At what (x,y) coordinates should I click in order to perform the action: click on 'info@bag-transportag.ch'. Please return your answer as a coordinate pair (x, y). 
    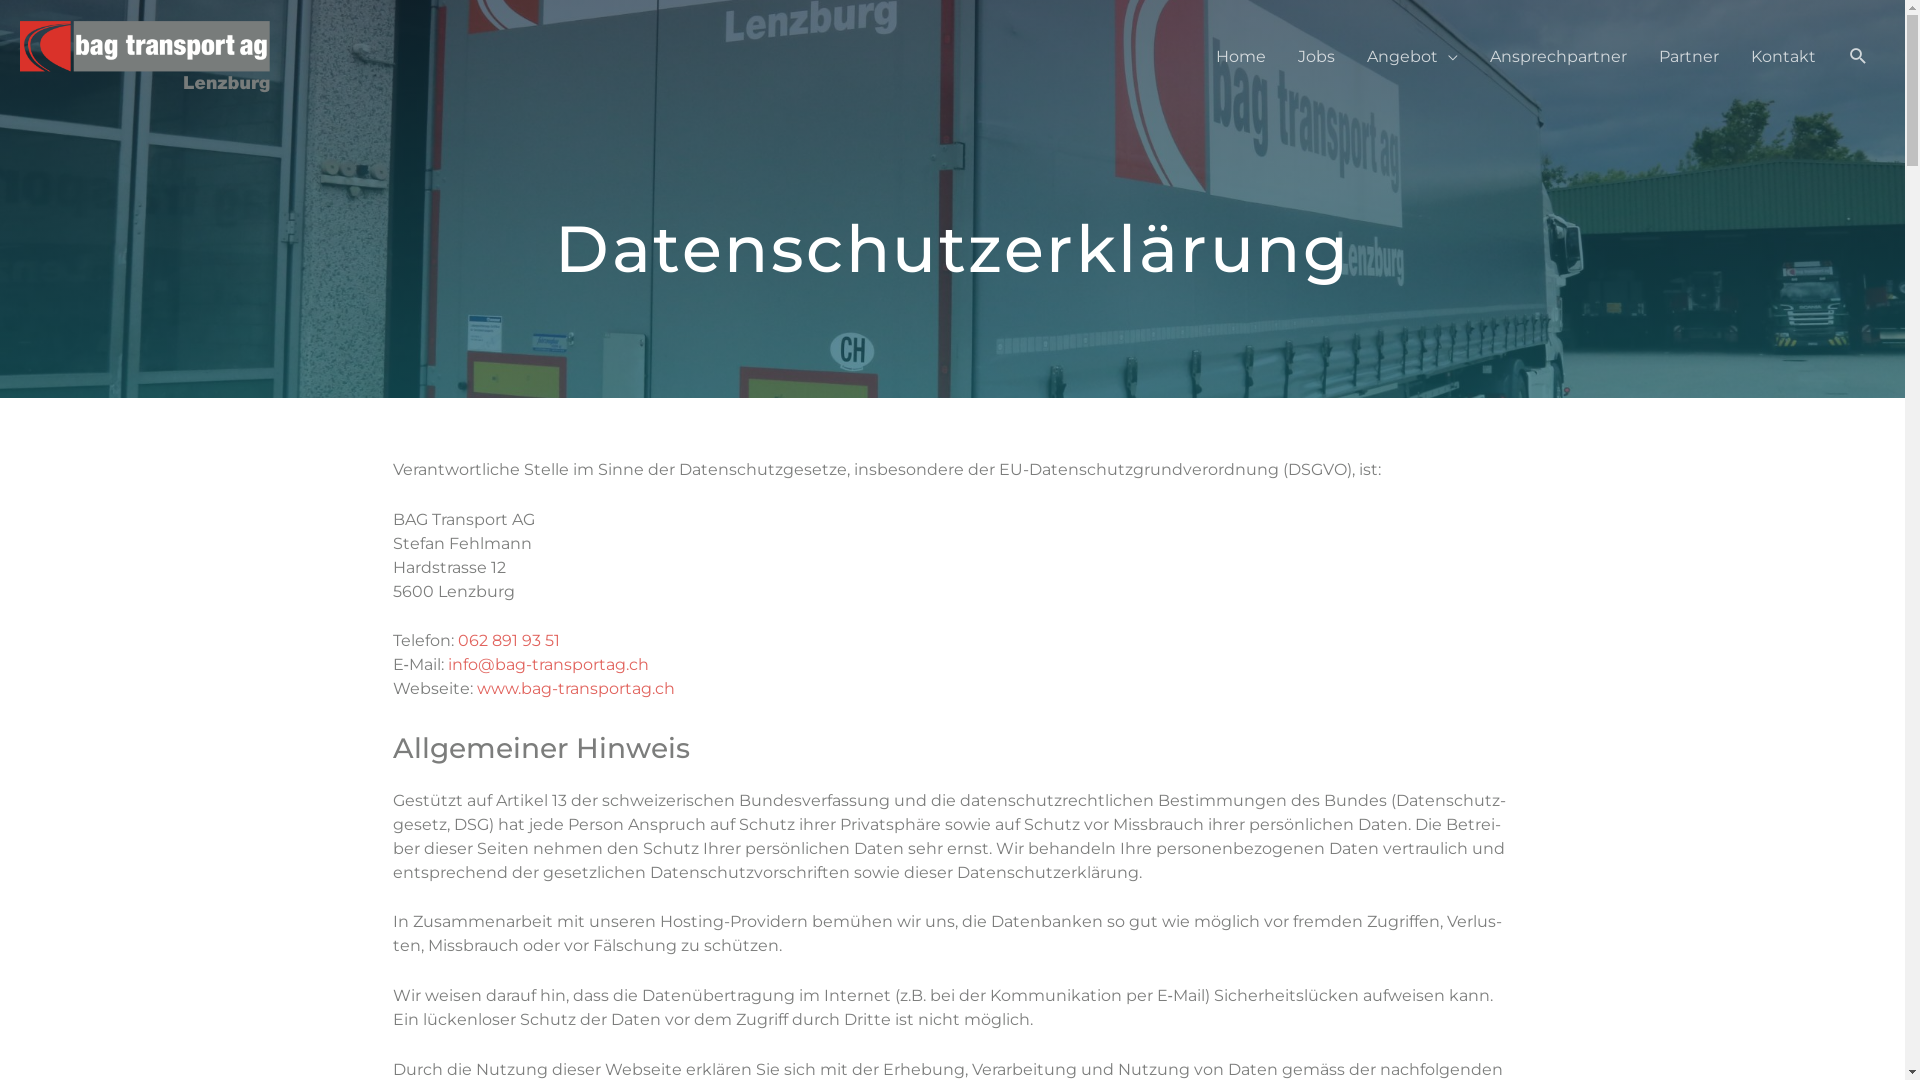
    Looking at the image, I should click on (548, 664).